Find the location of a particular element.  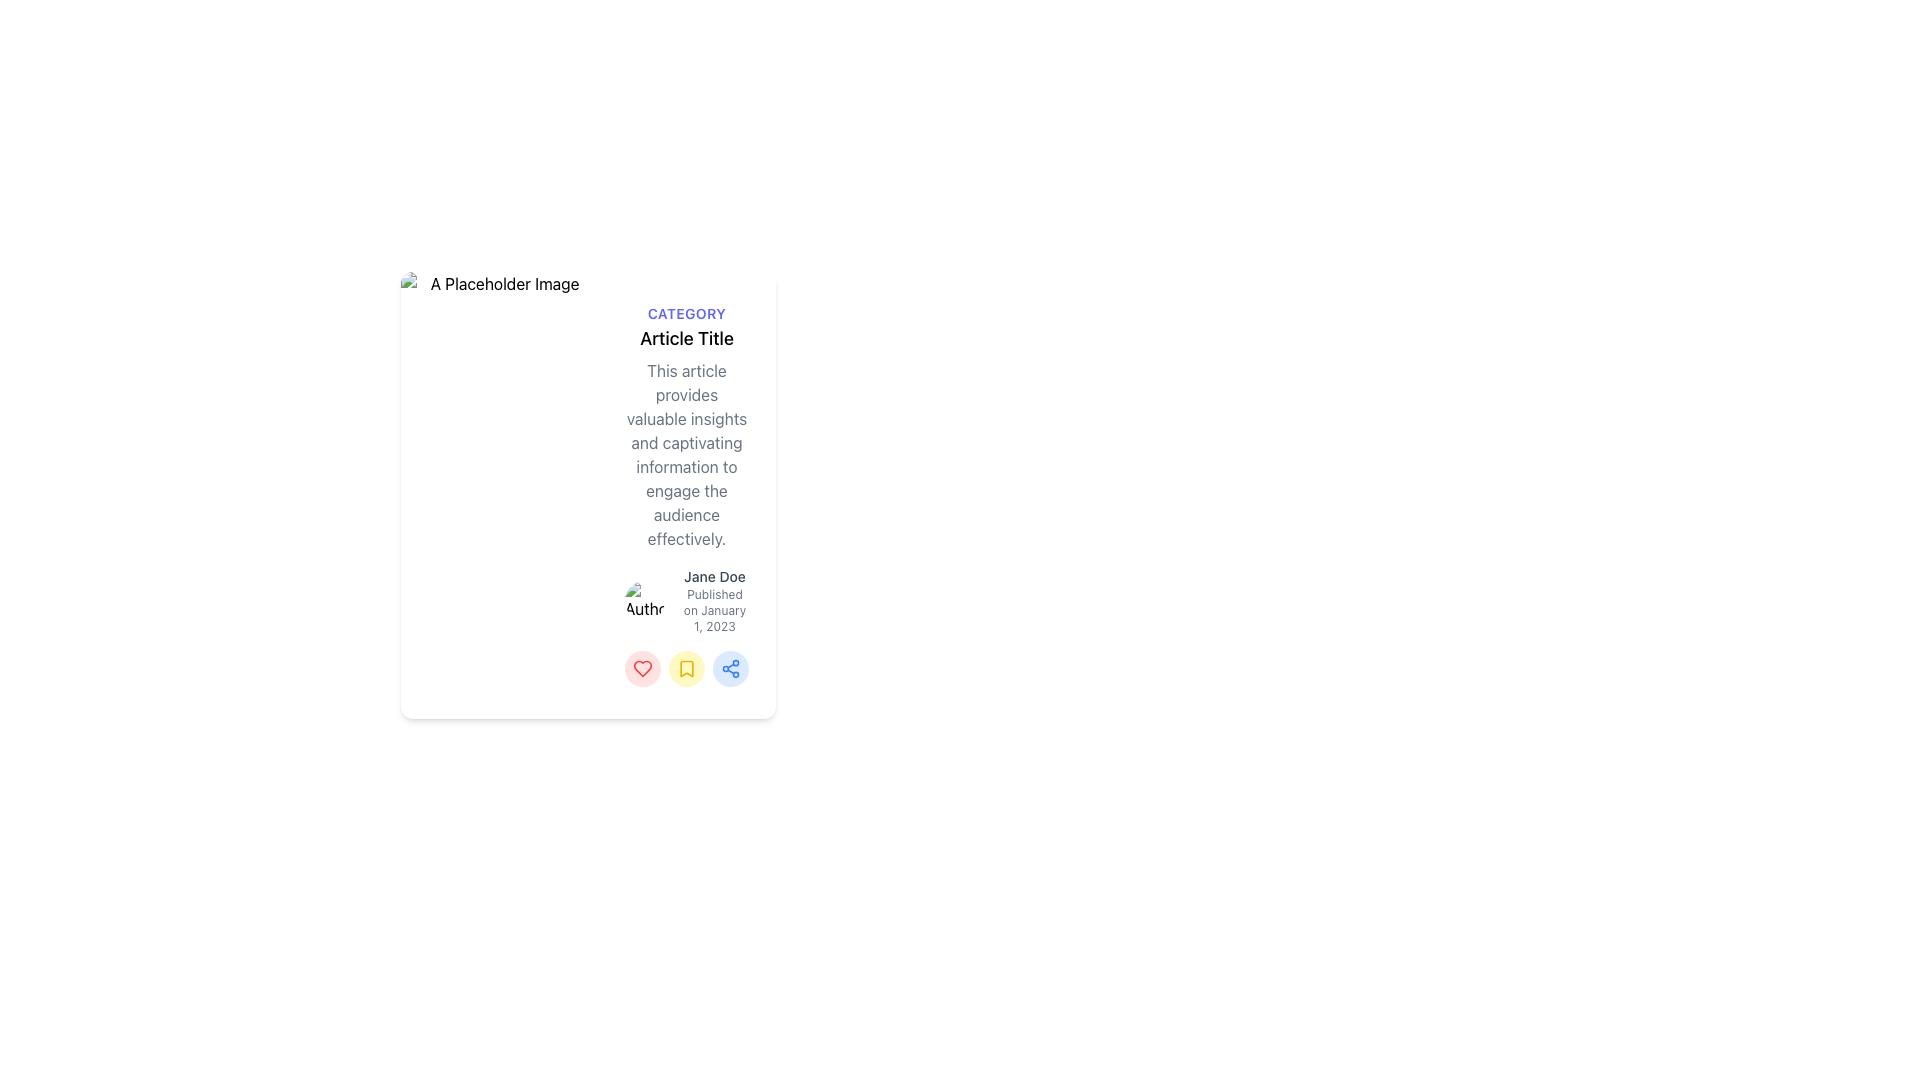

the text label that presents the author's name, located in the bottom-left section of the panel below the author icon and above the text 'Published on January 1, 2023' is located at coordinates (715, 576).